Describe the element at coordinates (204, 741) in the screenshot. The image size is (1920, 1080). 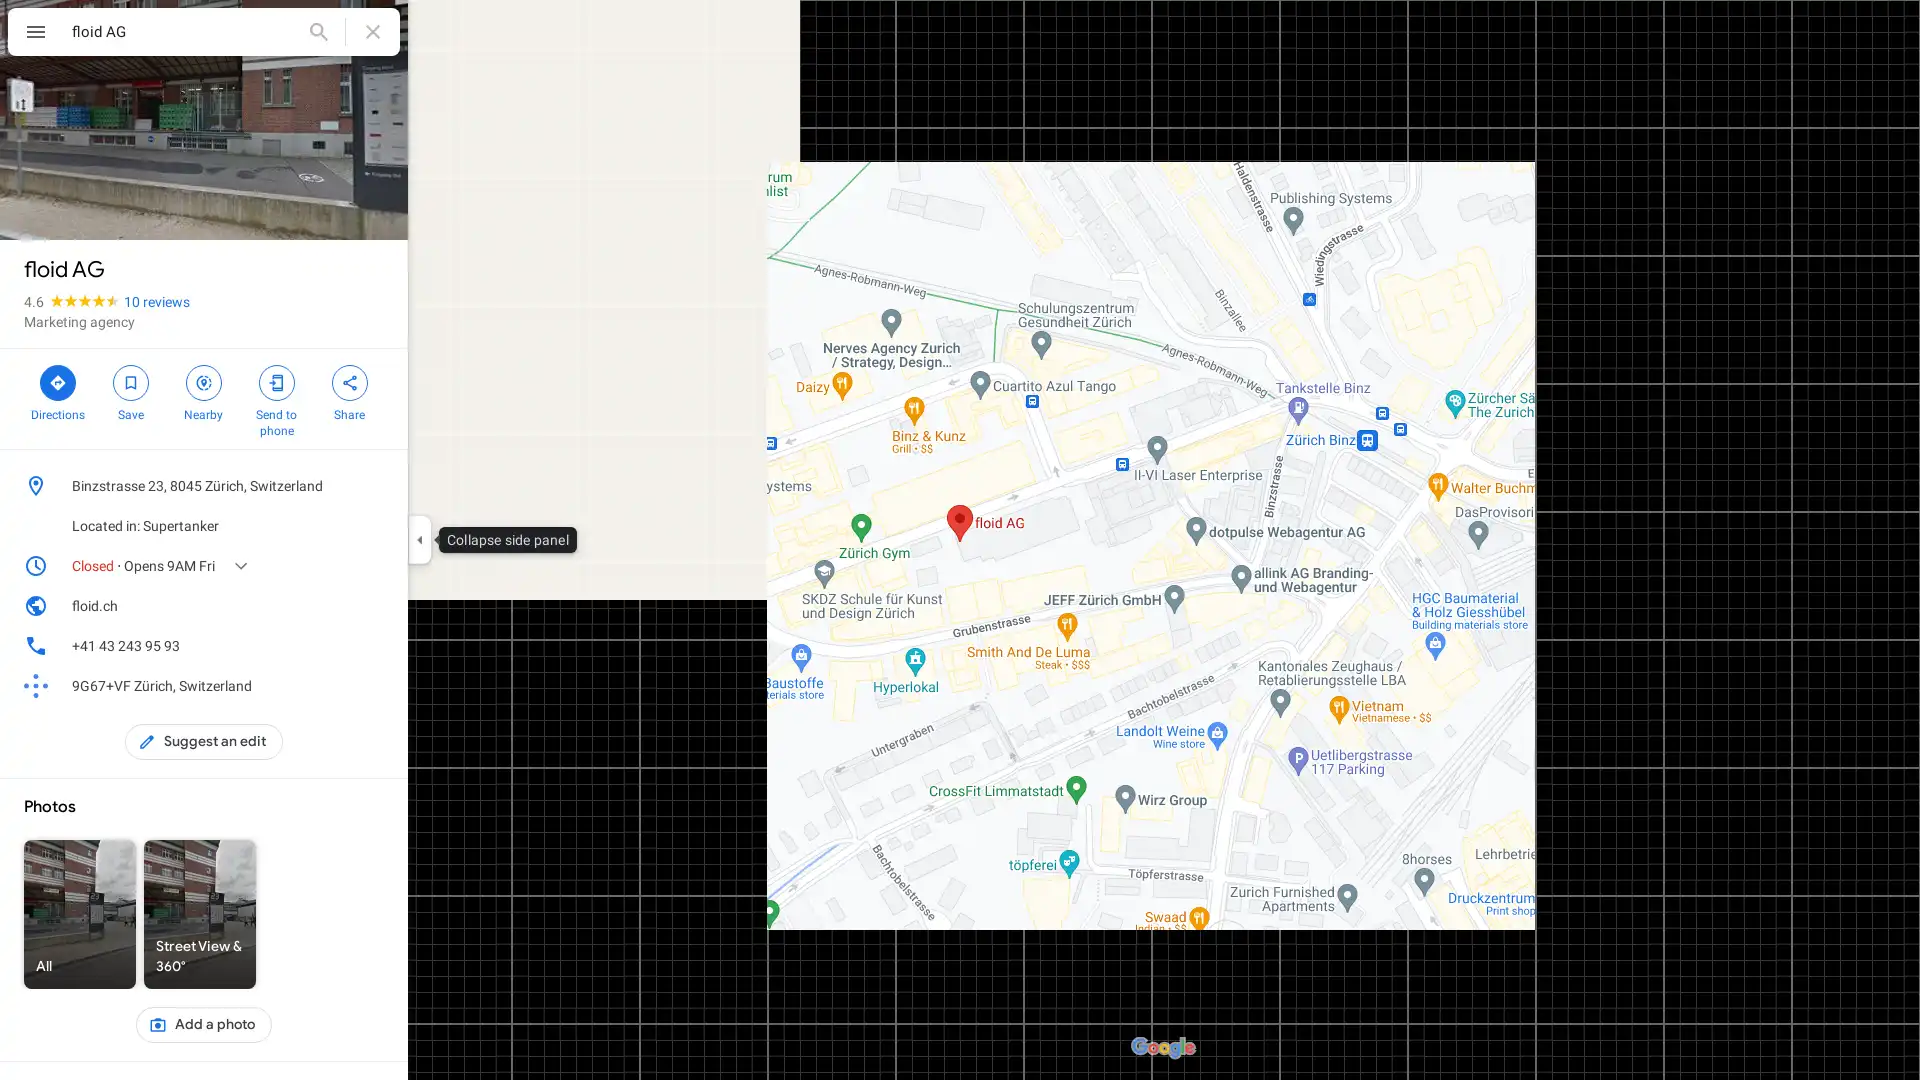
I see `Suggest an edit` at that location.